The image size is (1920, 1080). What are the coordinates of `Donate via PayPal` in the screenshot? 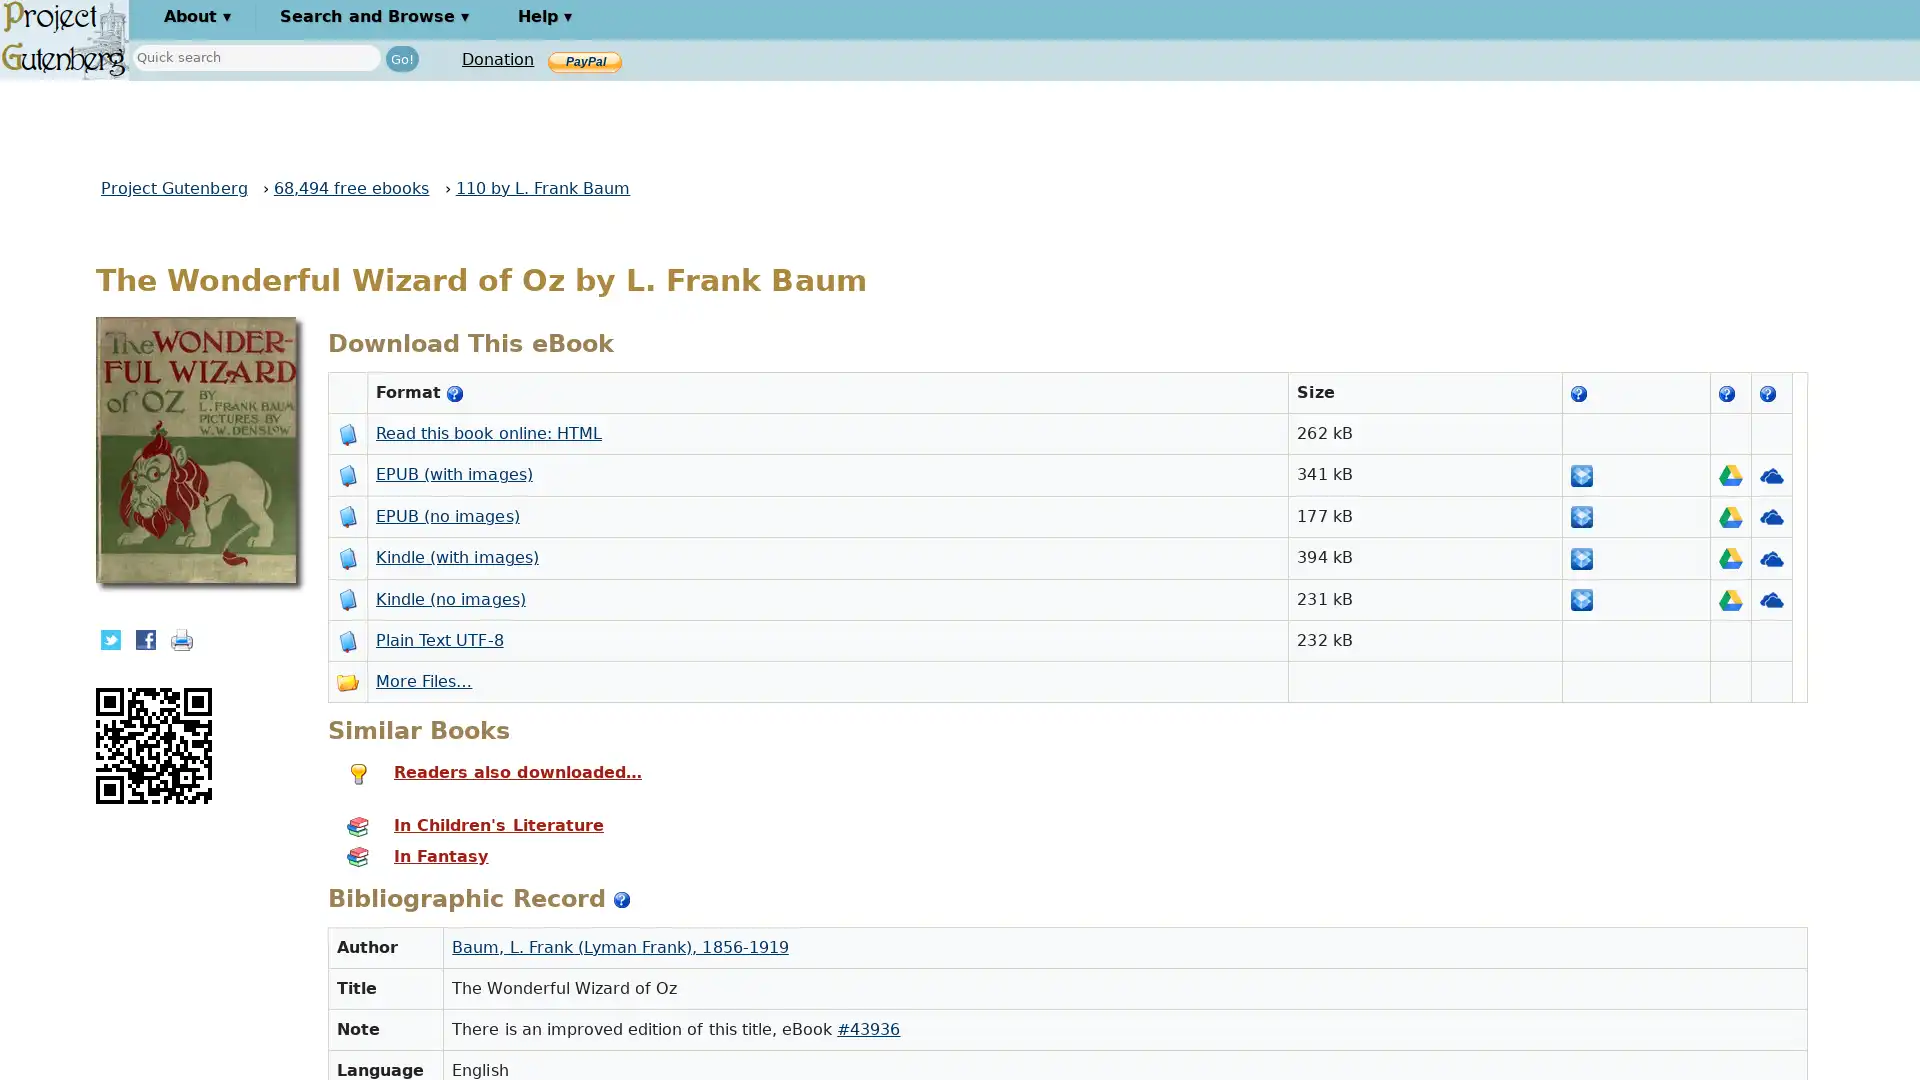 It's located at (584, 60).